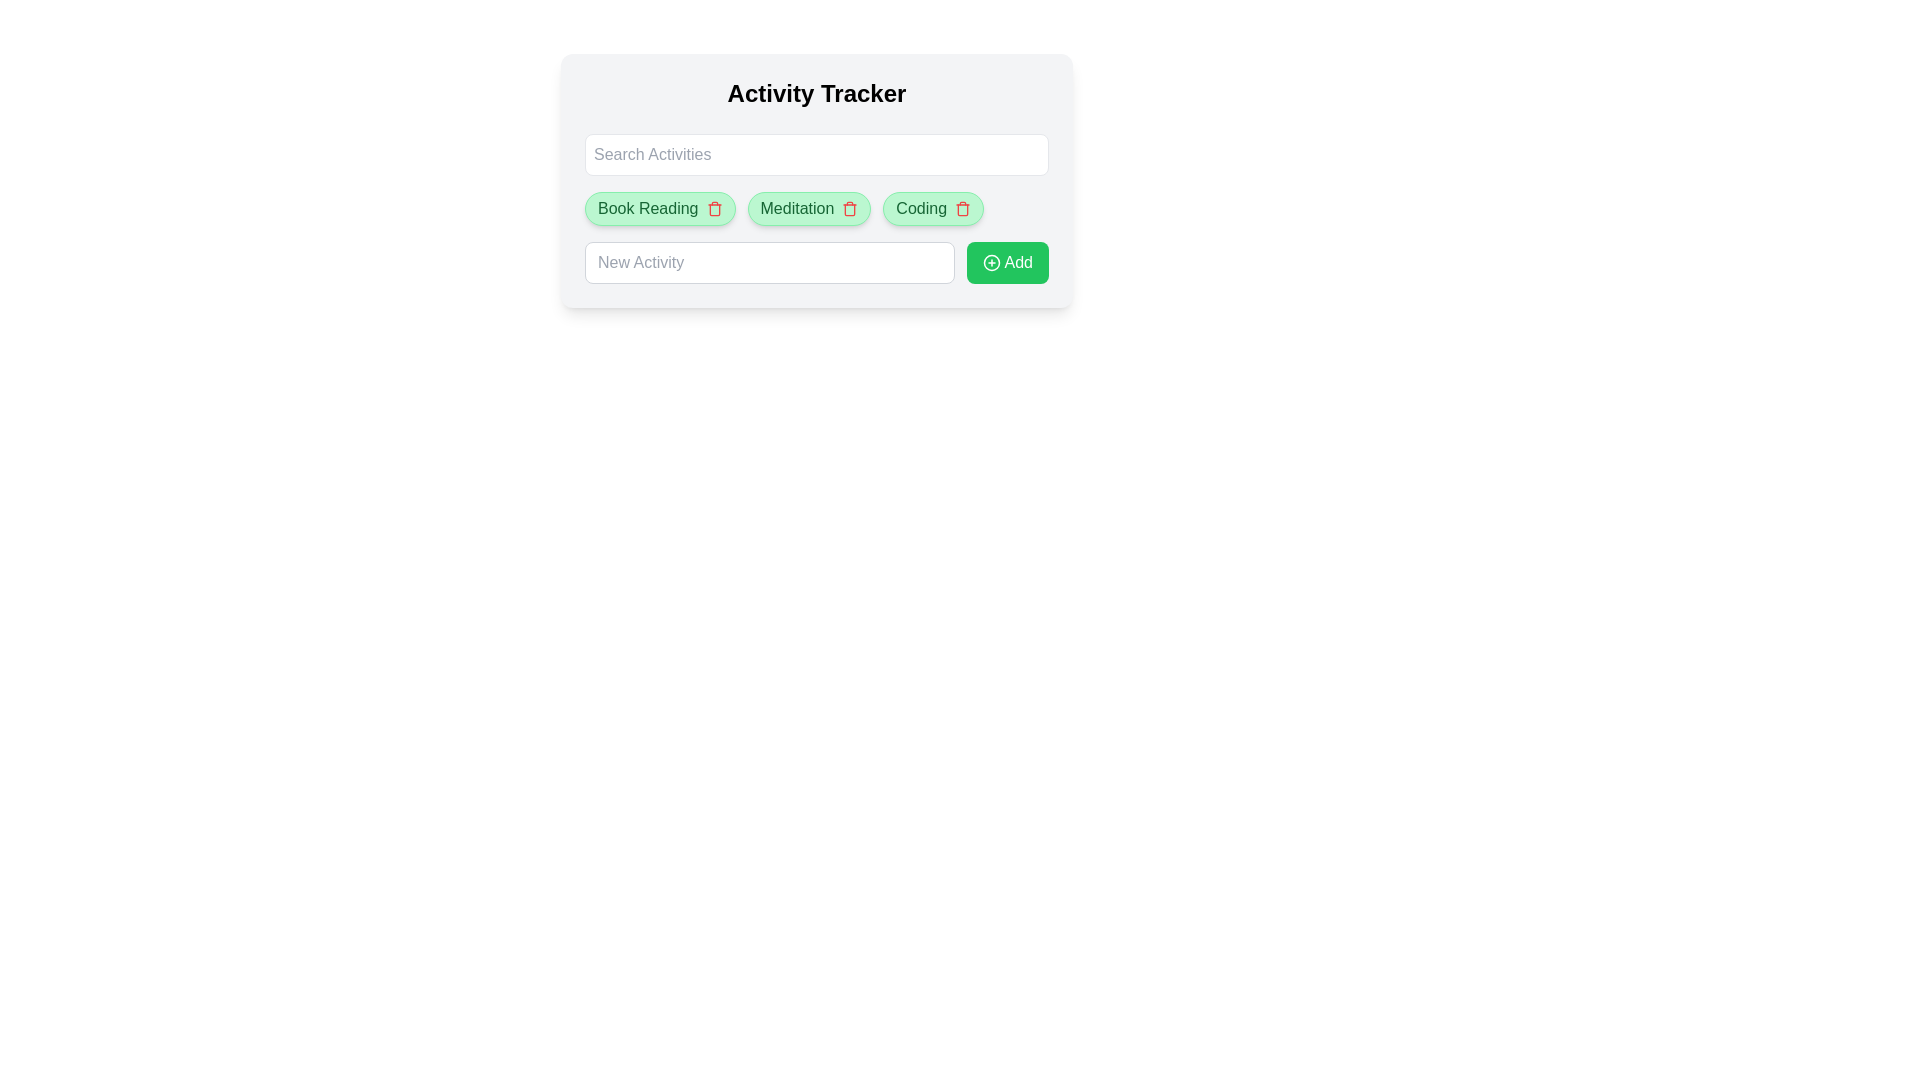  What do you see at coordinates (796, 208) in the screenshot?
I see `the 'Meditation' text label, which is part of a chip-like structure located beneath the 'Activity Tracker' header` at bounding box center [796, 208].